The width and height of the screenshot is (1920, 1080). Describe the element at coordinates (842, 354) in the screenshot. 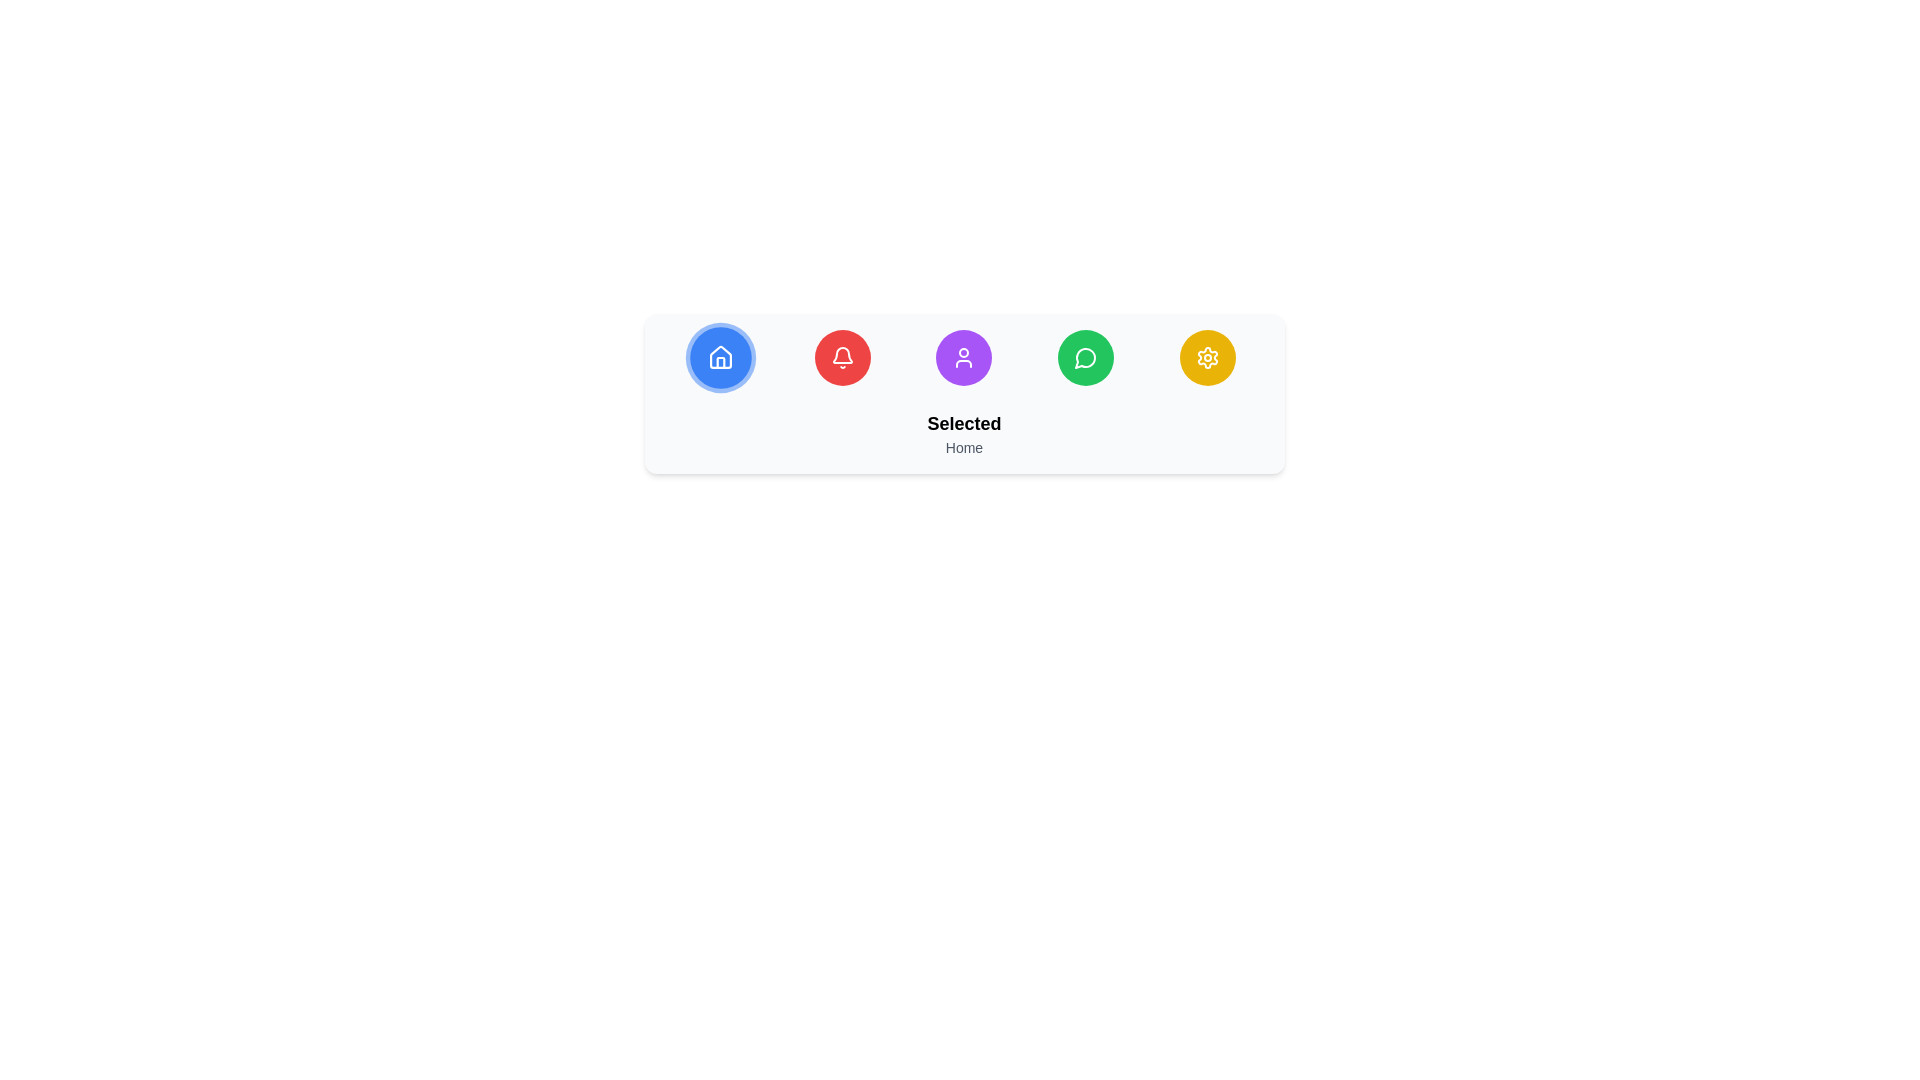

I see `the bottom segment of the bell-shaped icon, which is a part of the SVG graphical element representing a notification symbol` at that location.